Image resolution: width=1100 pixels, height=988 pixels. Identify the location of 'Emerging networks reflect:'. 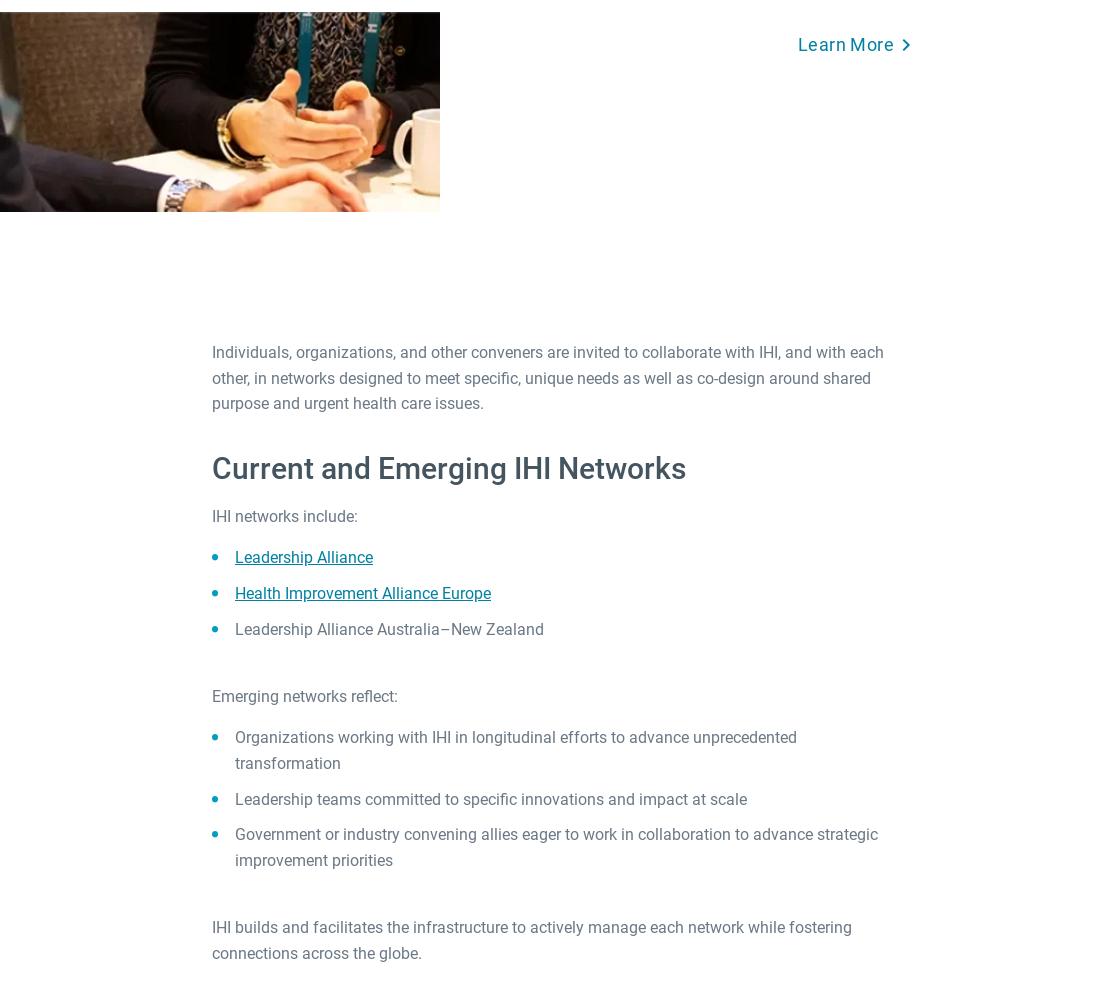
(306, 695).